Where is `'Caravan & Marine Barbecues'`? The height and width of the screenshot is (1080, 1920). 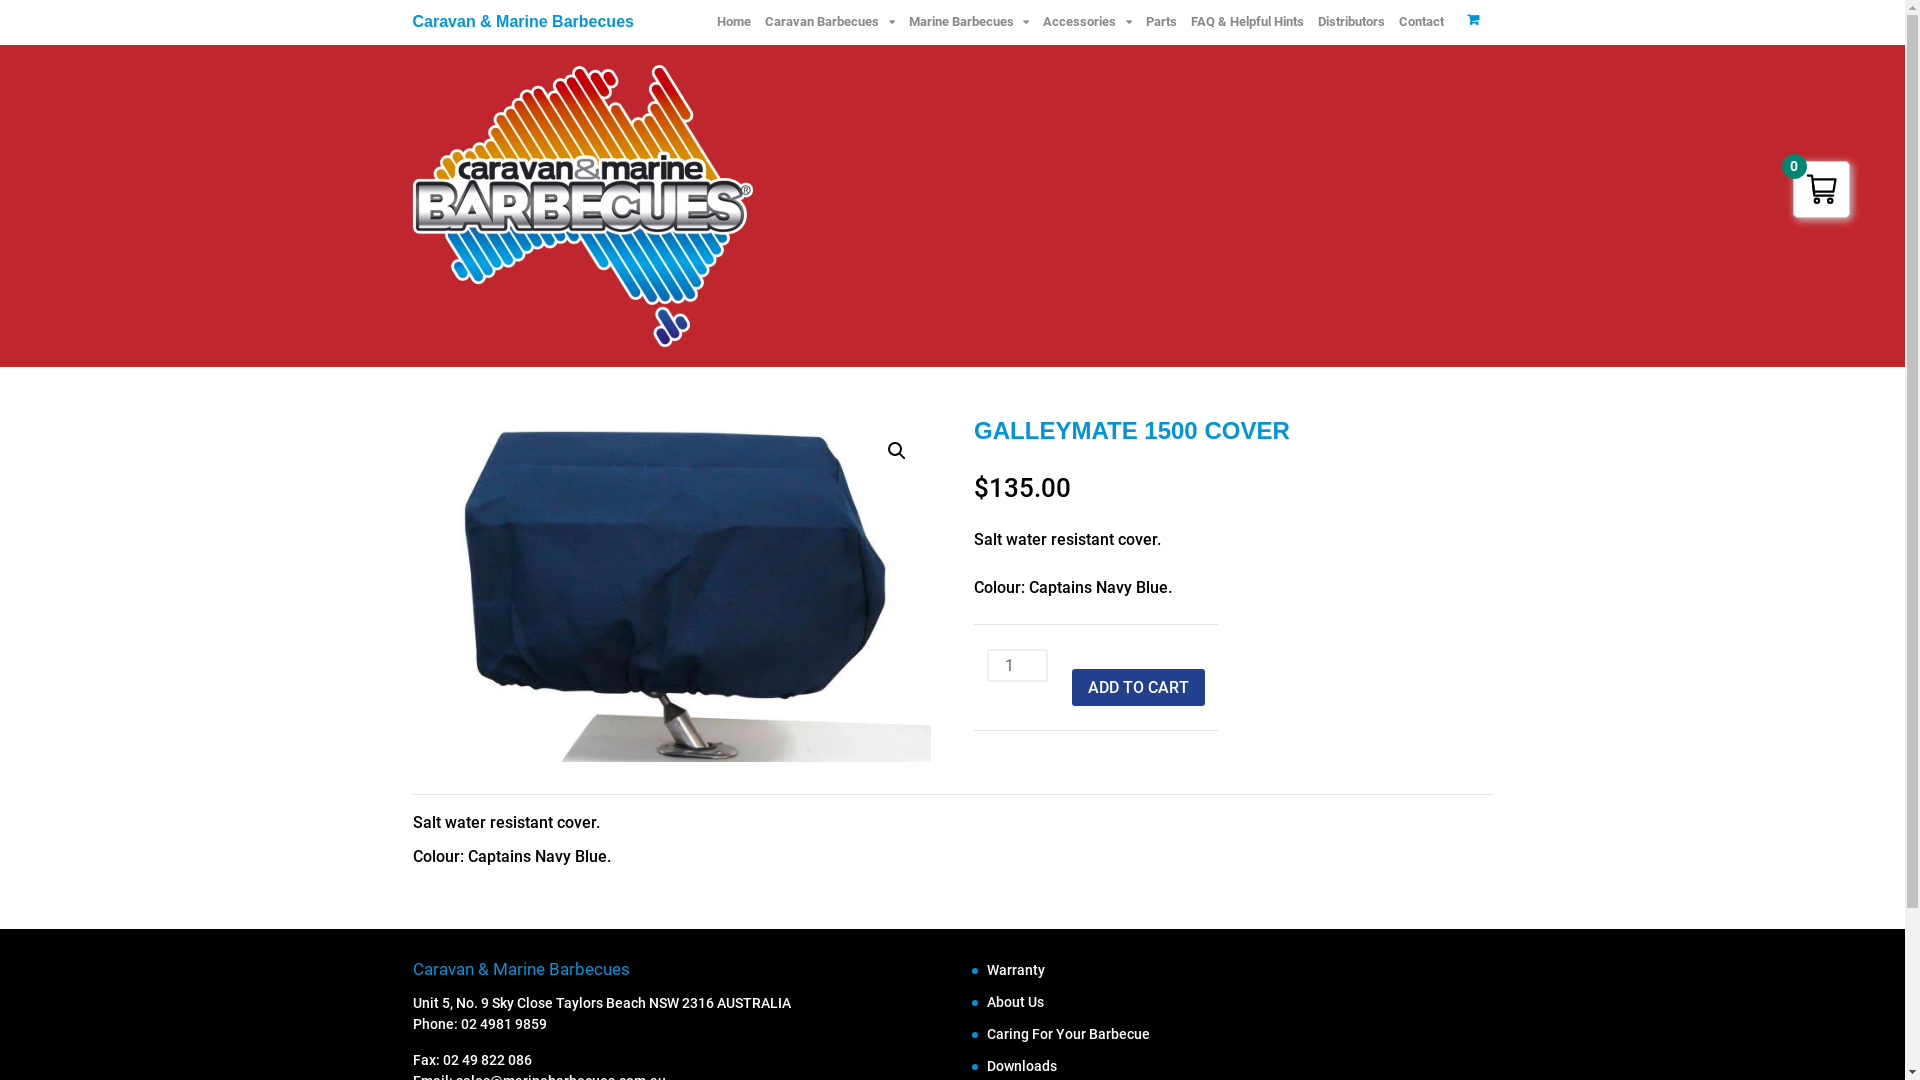 'Caravan & Marine Barbecues' is located at coordinates (522, 21).